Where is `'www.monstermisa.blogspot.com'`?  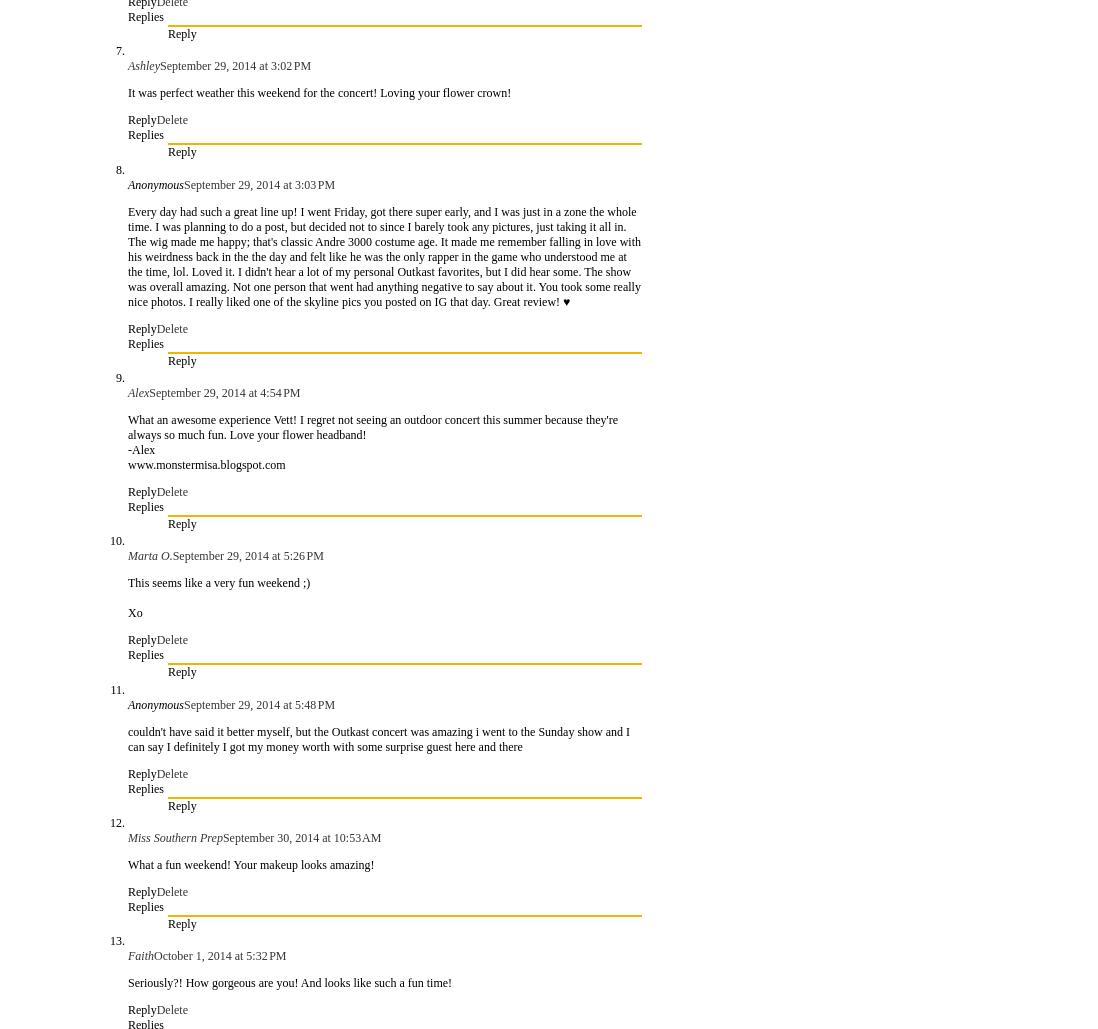
'www.monstermisa.blogspot.com' is located at coordinates (205, 463).